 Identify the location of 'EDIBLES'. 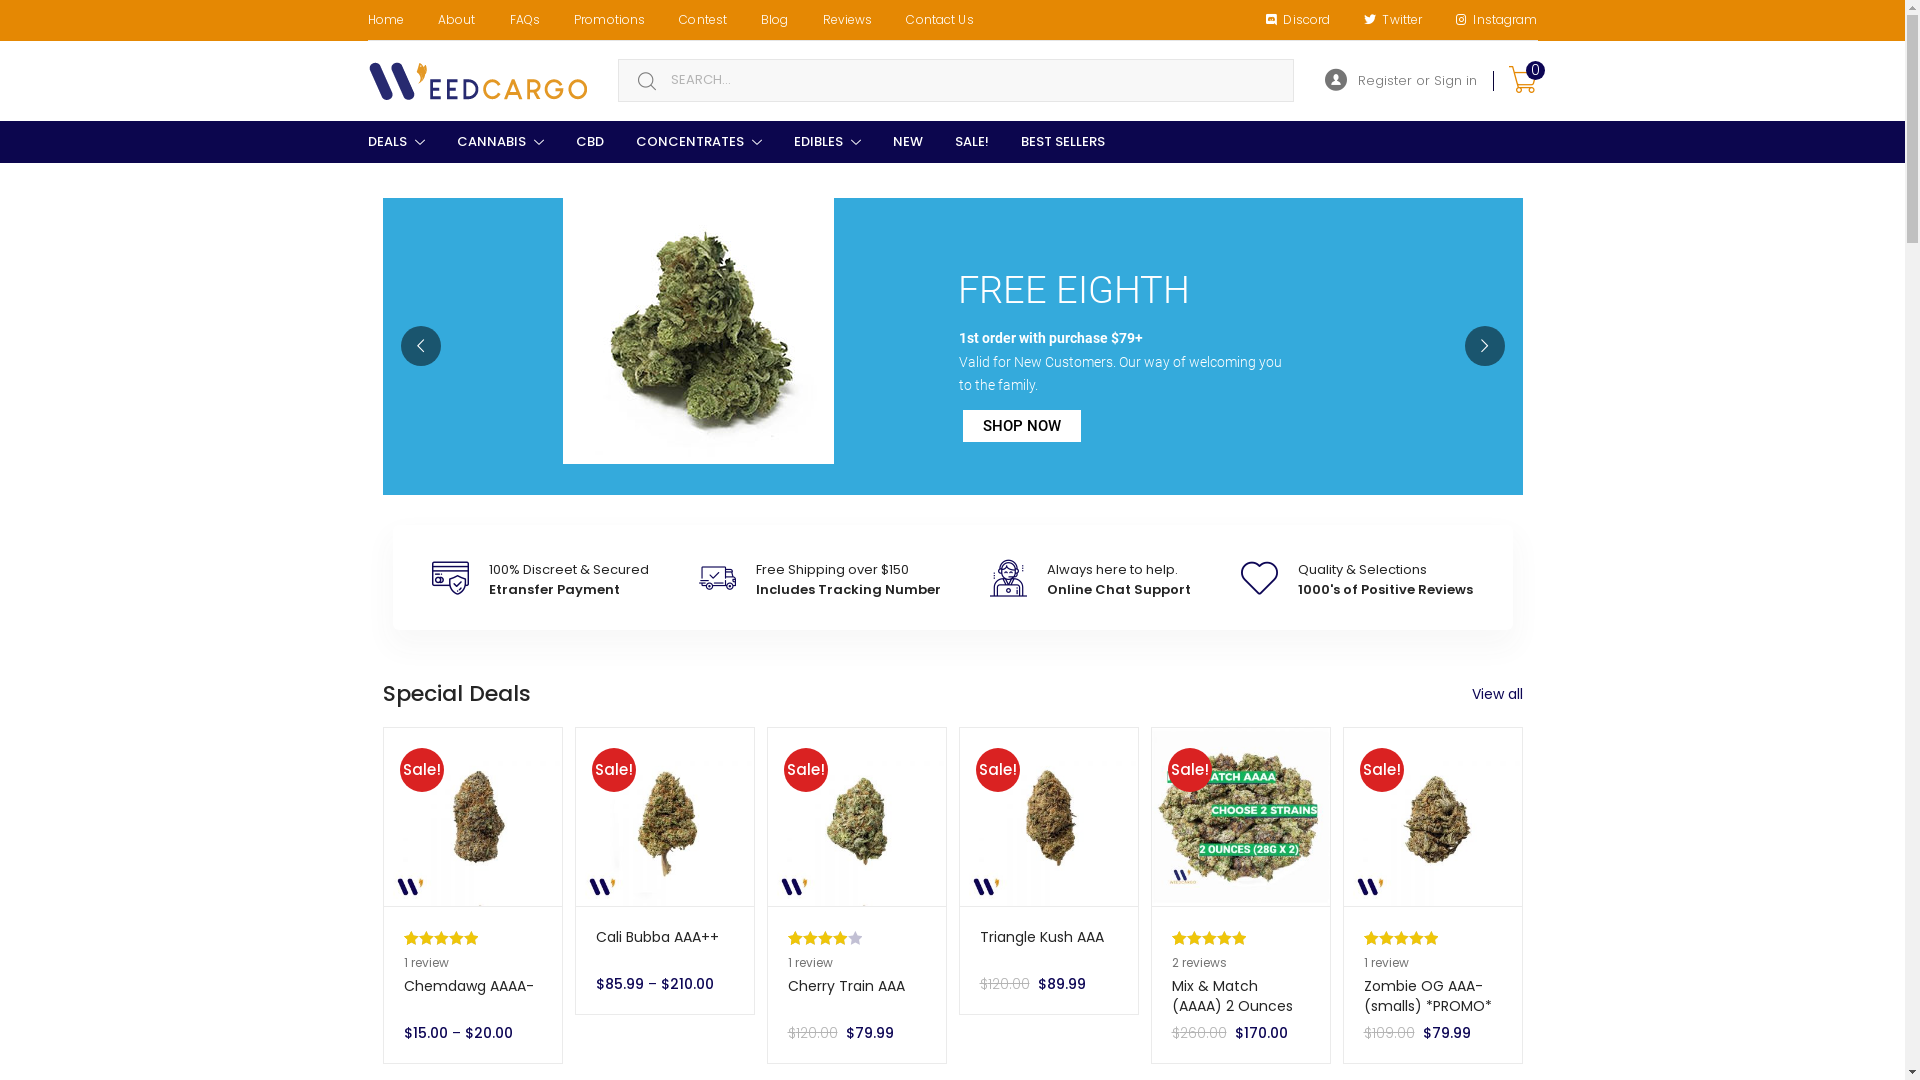
(827, 141).